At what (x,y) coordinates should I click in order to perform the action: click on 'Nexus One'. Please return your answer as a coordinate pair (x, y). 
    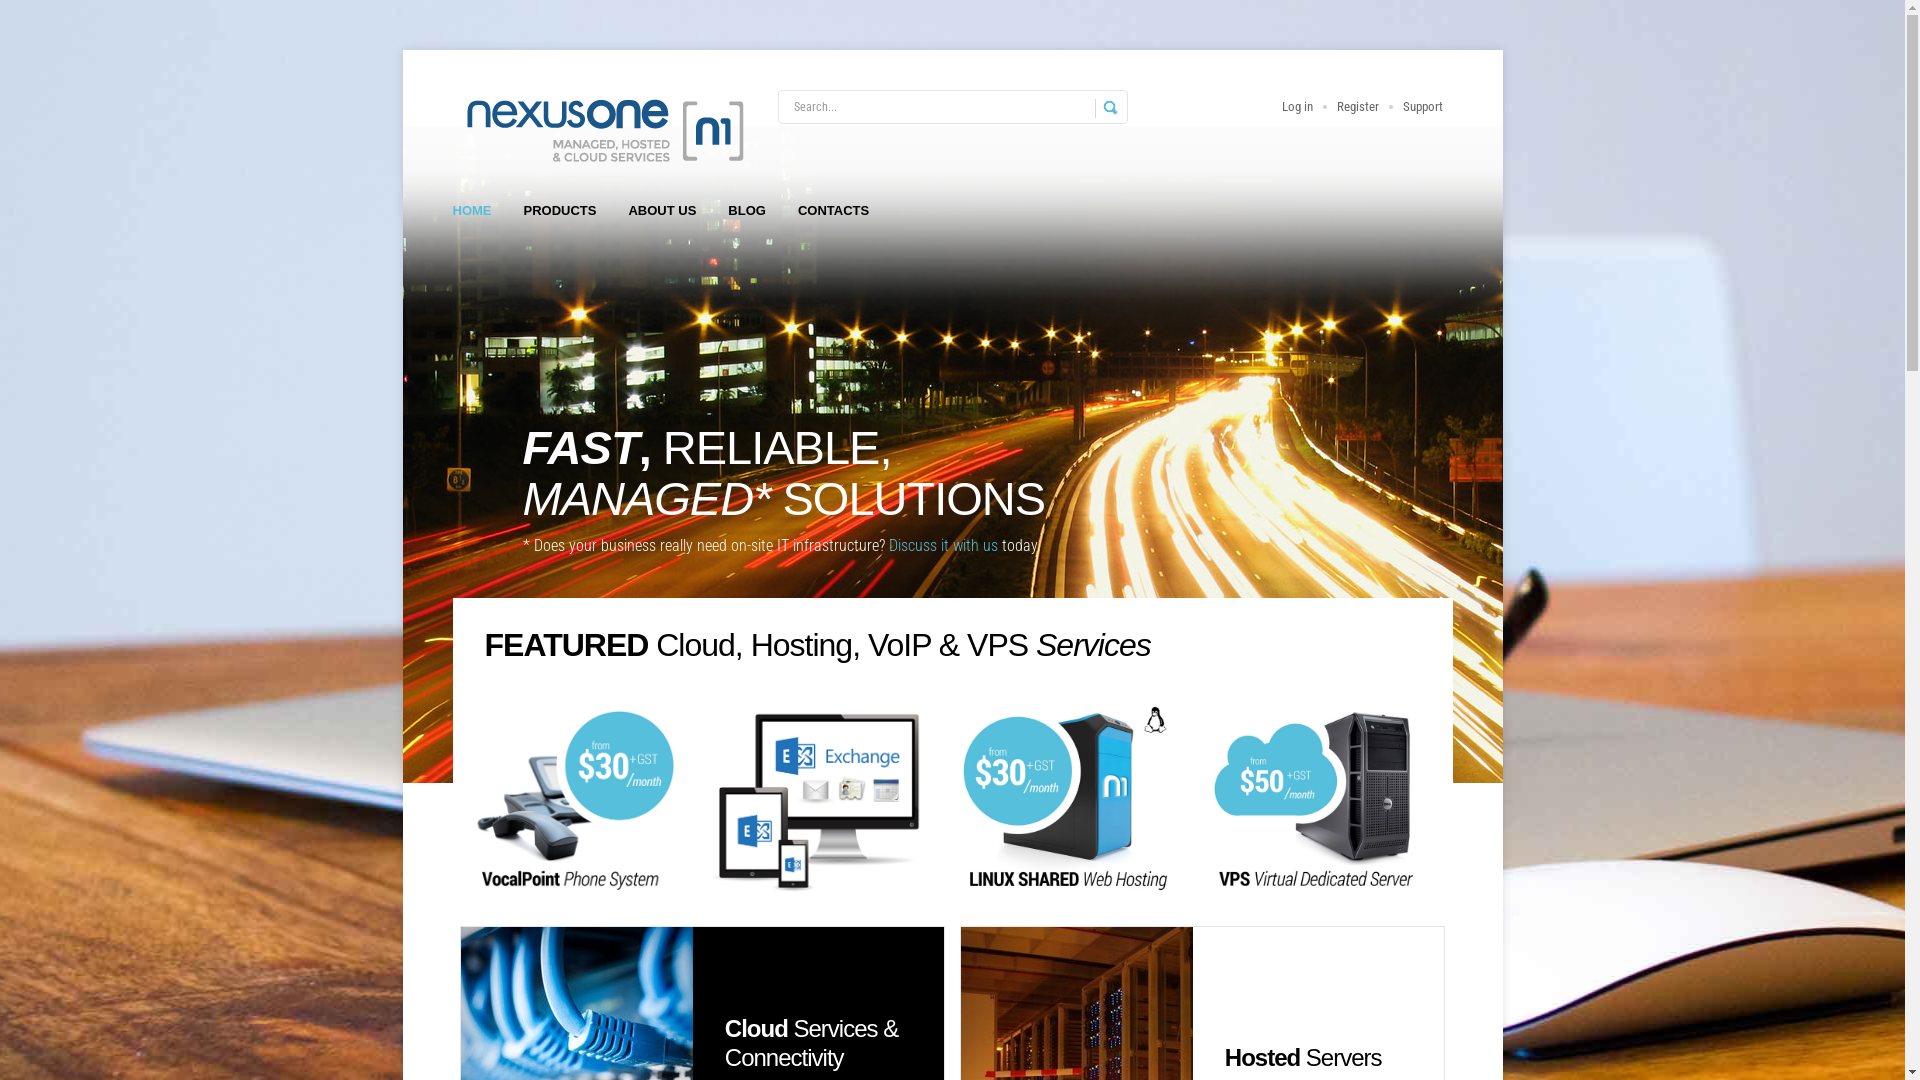
    Looking at the image, I should click on (600, 129).